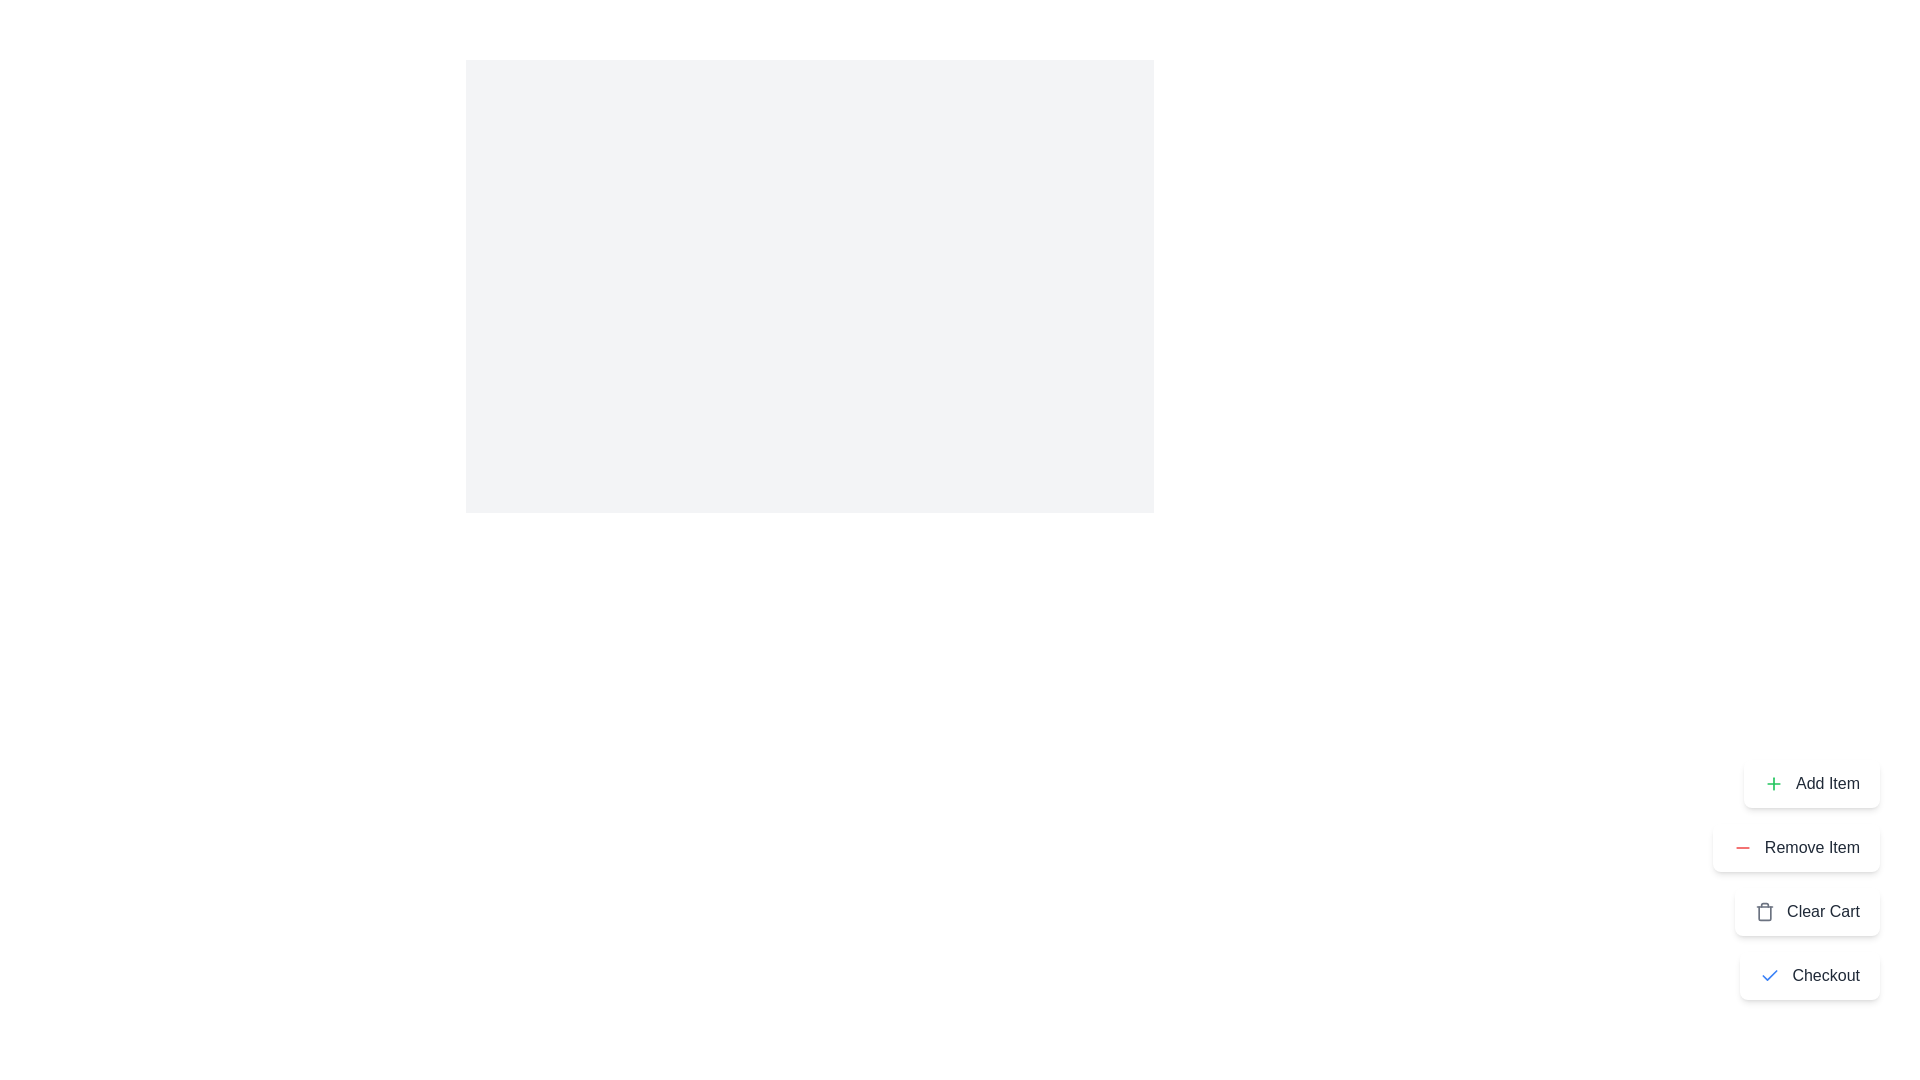  Describe the element at coordinates (1796, 848) in the screenshot. I see `'Remove Item' button` at that location.